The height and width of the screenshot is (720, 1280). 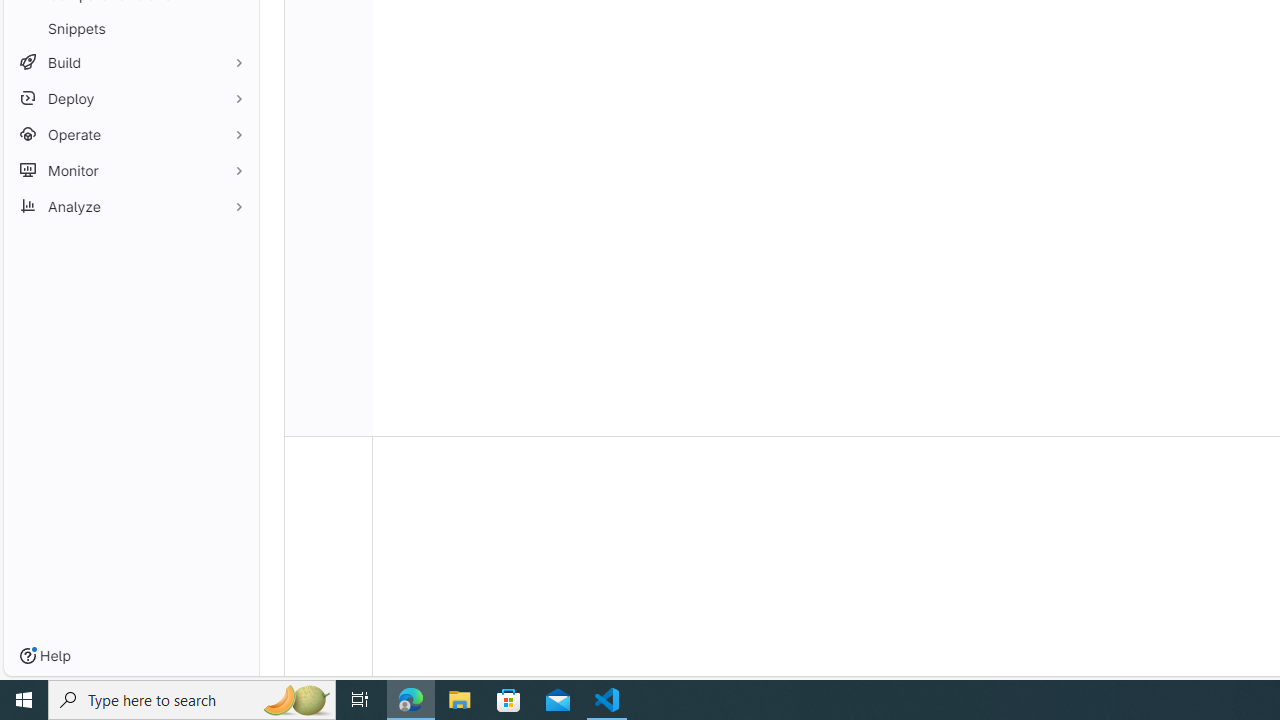 I want to click on 'Deploy', so click(x=130, y=98).